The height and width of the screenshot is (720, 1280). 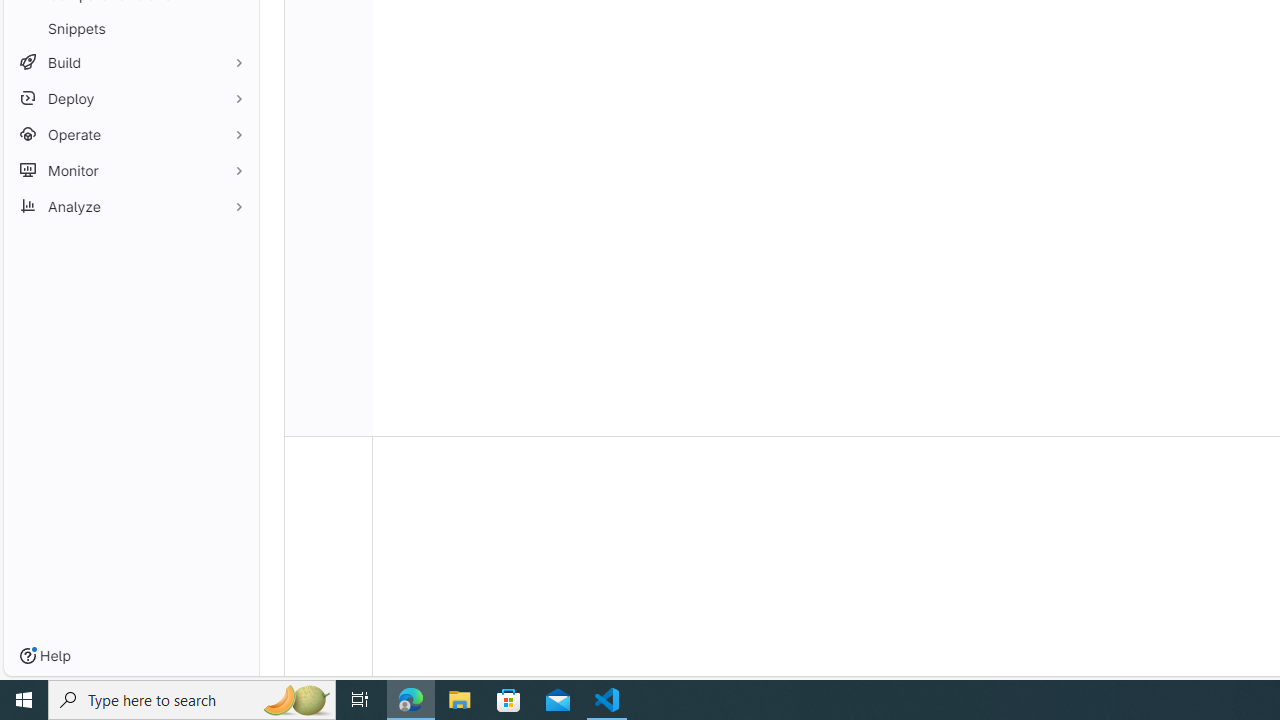 I want to click on 'Deploy', so click(x=130, y=98).